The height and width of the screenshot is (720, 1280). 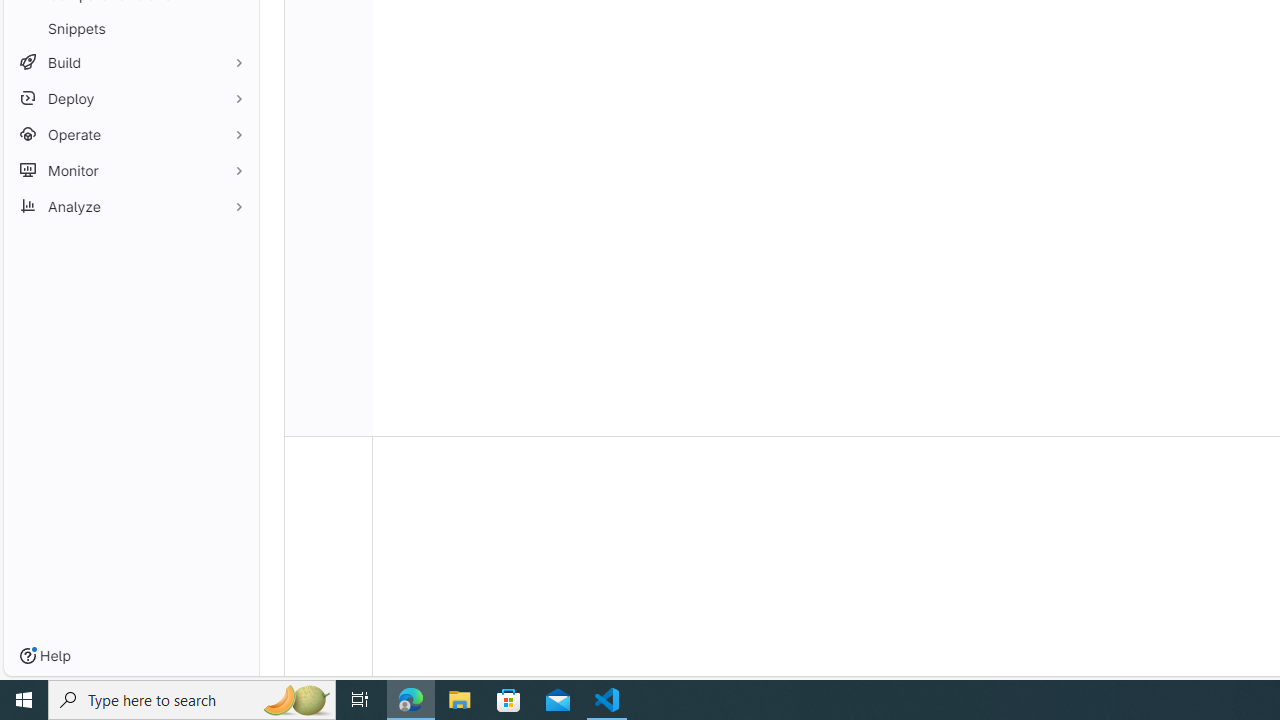 I want to click on 'Deploy', so click(x=130, y=98).